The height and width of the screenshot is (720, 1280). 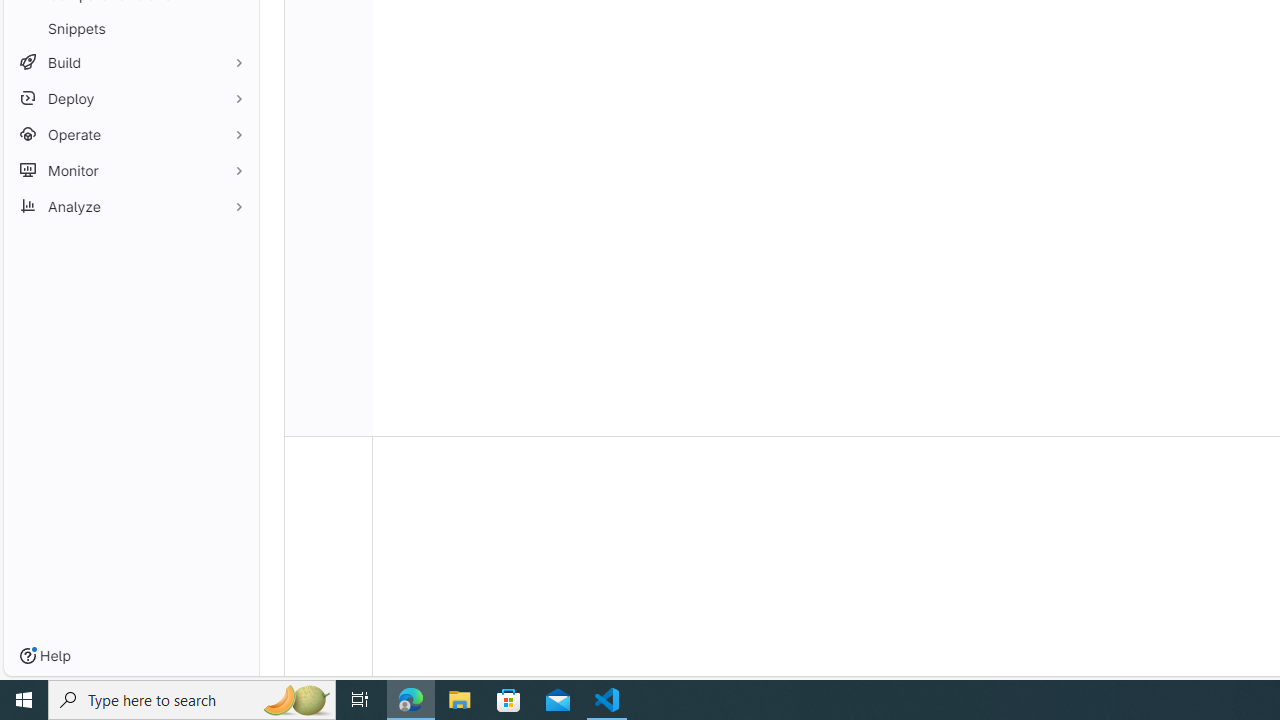 I want to click on 'Deploy', so click(x=130, y=98).